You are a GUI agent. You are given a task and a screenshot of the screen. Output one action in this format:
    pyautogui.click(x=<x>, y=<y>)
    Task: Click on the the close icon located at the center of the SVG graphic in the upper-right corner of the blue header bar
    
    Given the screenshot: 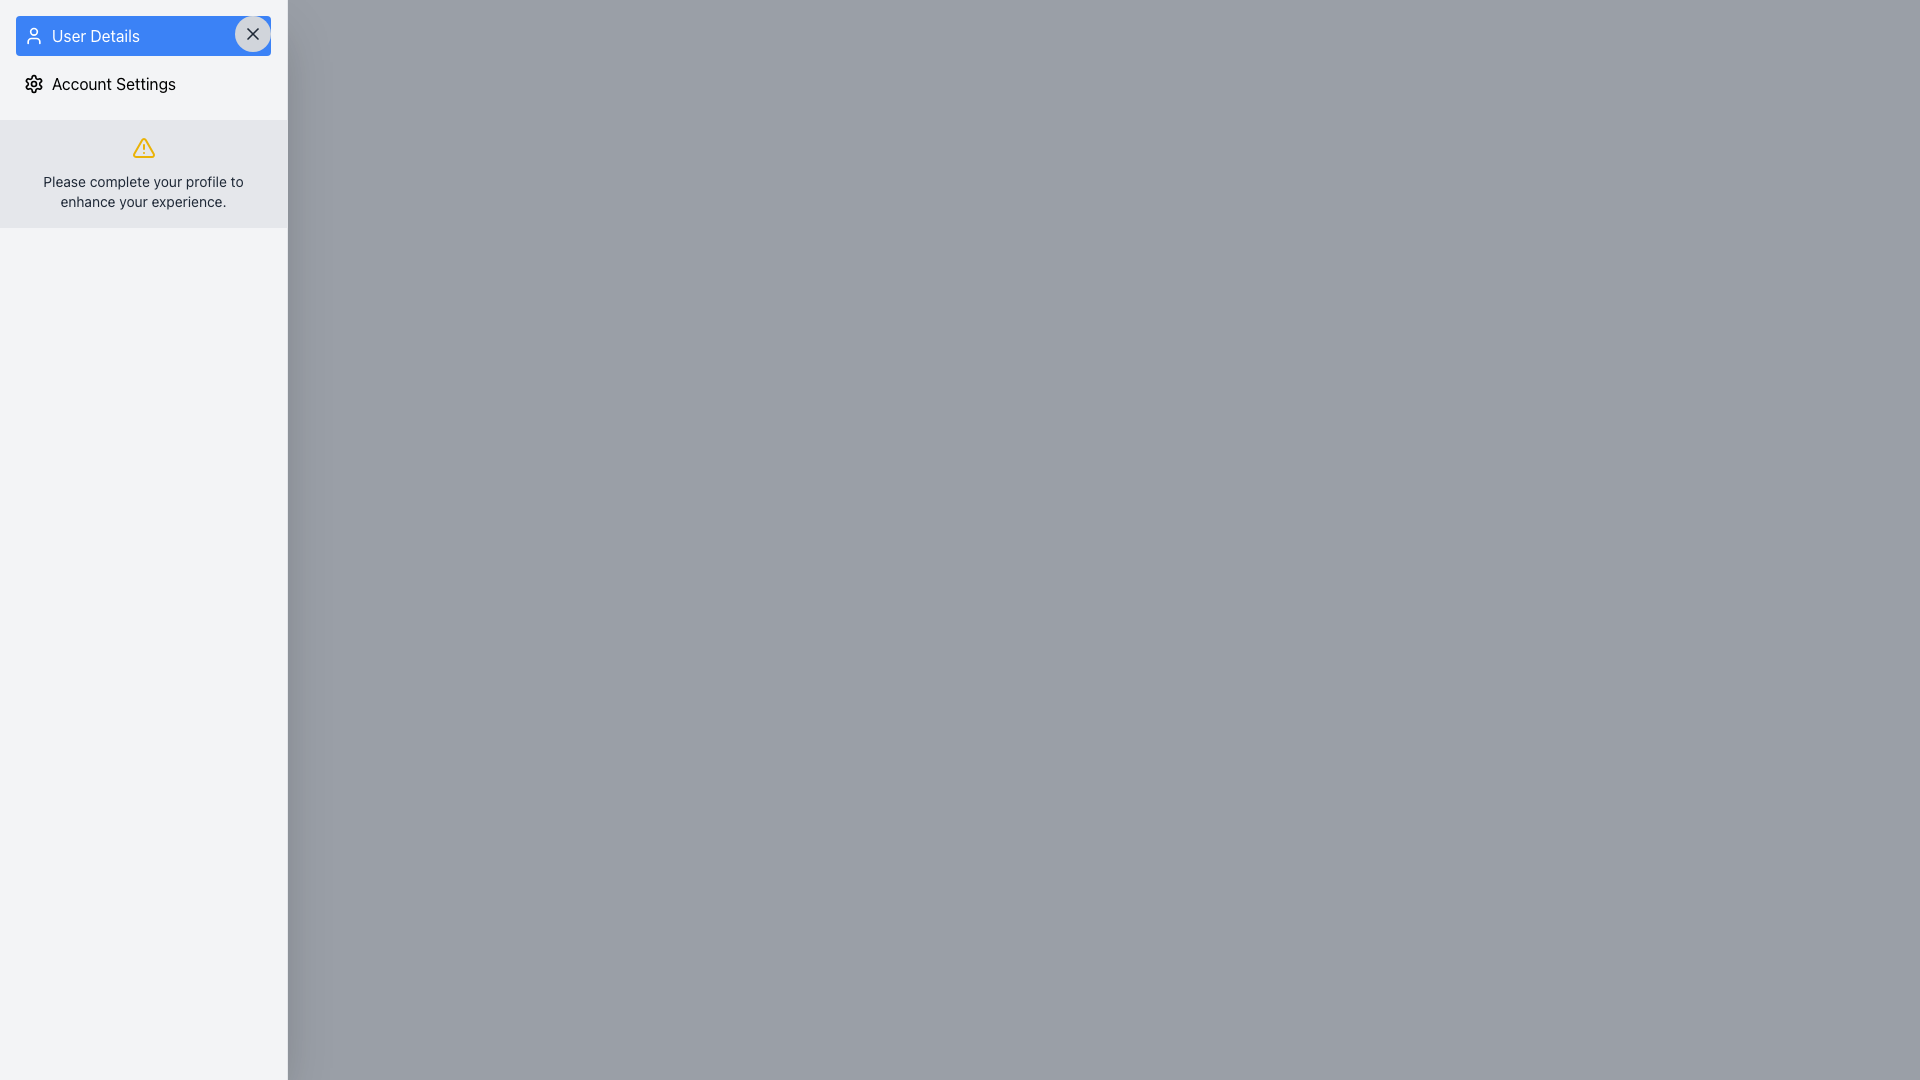 What is the action you would take?
    pyautogui.click(x=252, y=34)
    